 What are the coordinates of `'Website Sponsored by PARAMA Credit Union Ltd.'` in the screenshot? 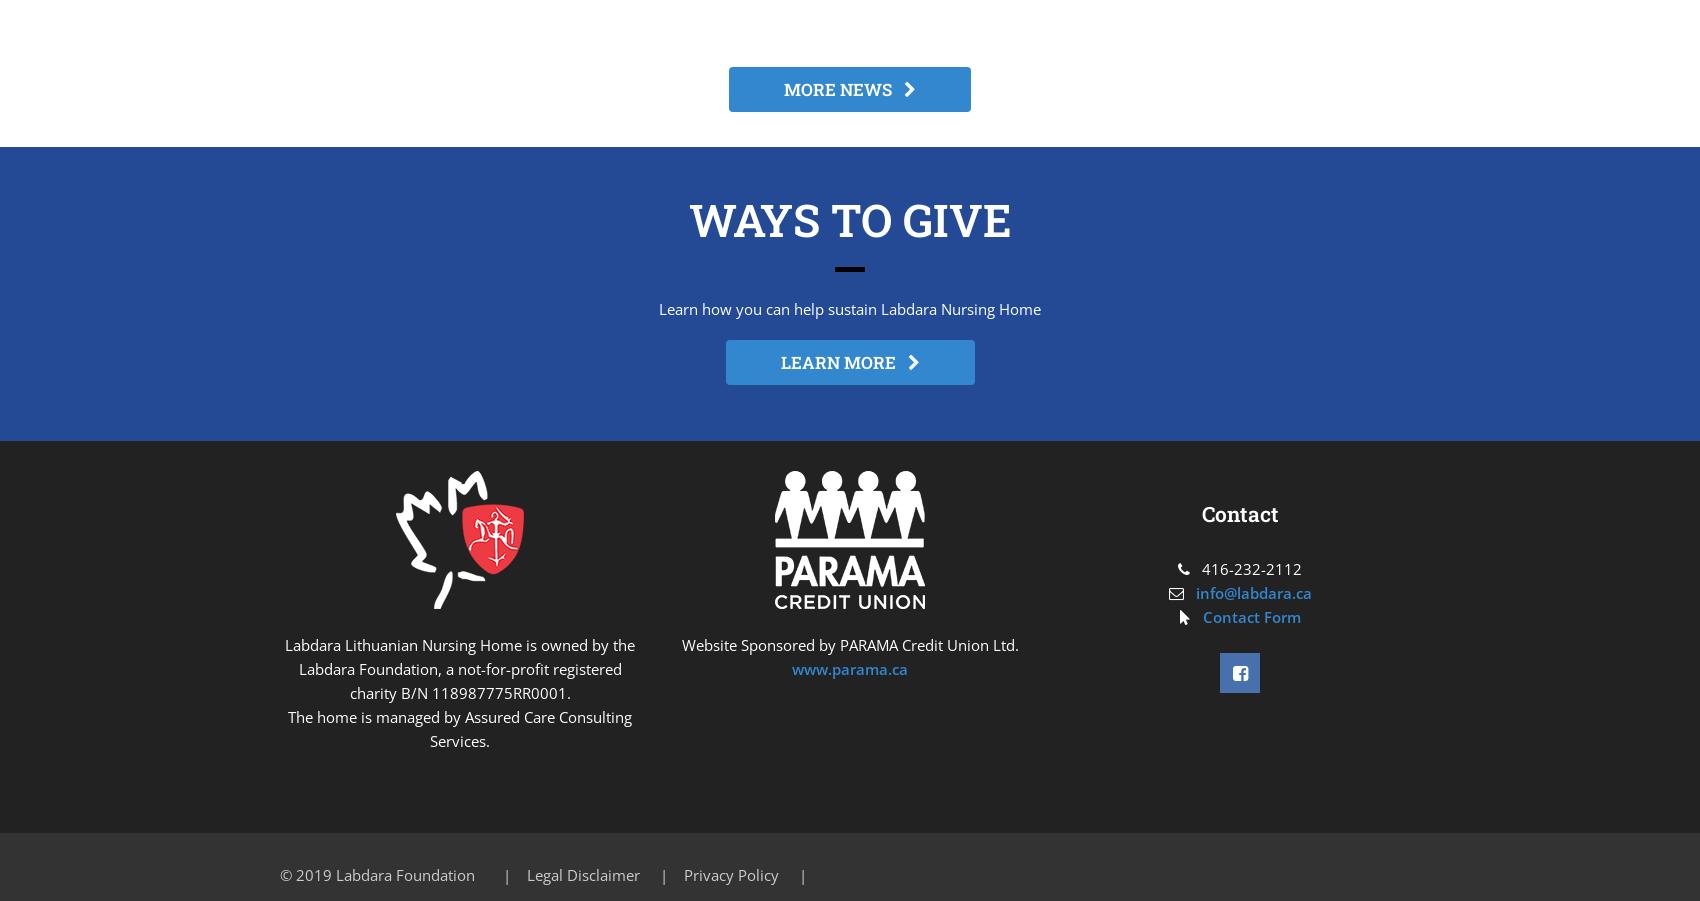 It's located at (848, 645).